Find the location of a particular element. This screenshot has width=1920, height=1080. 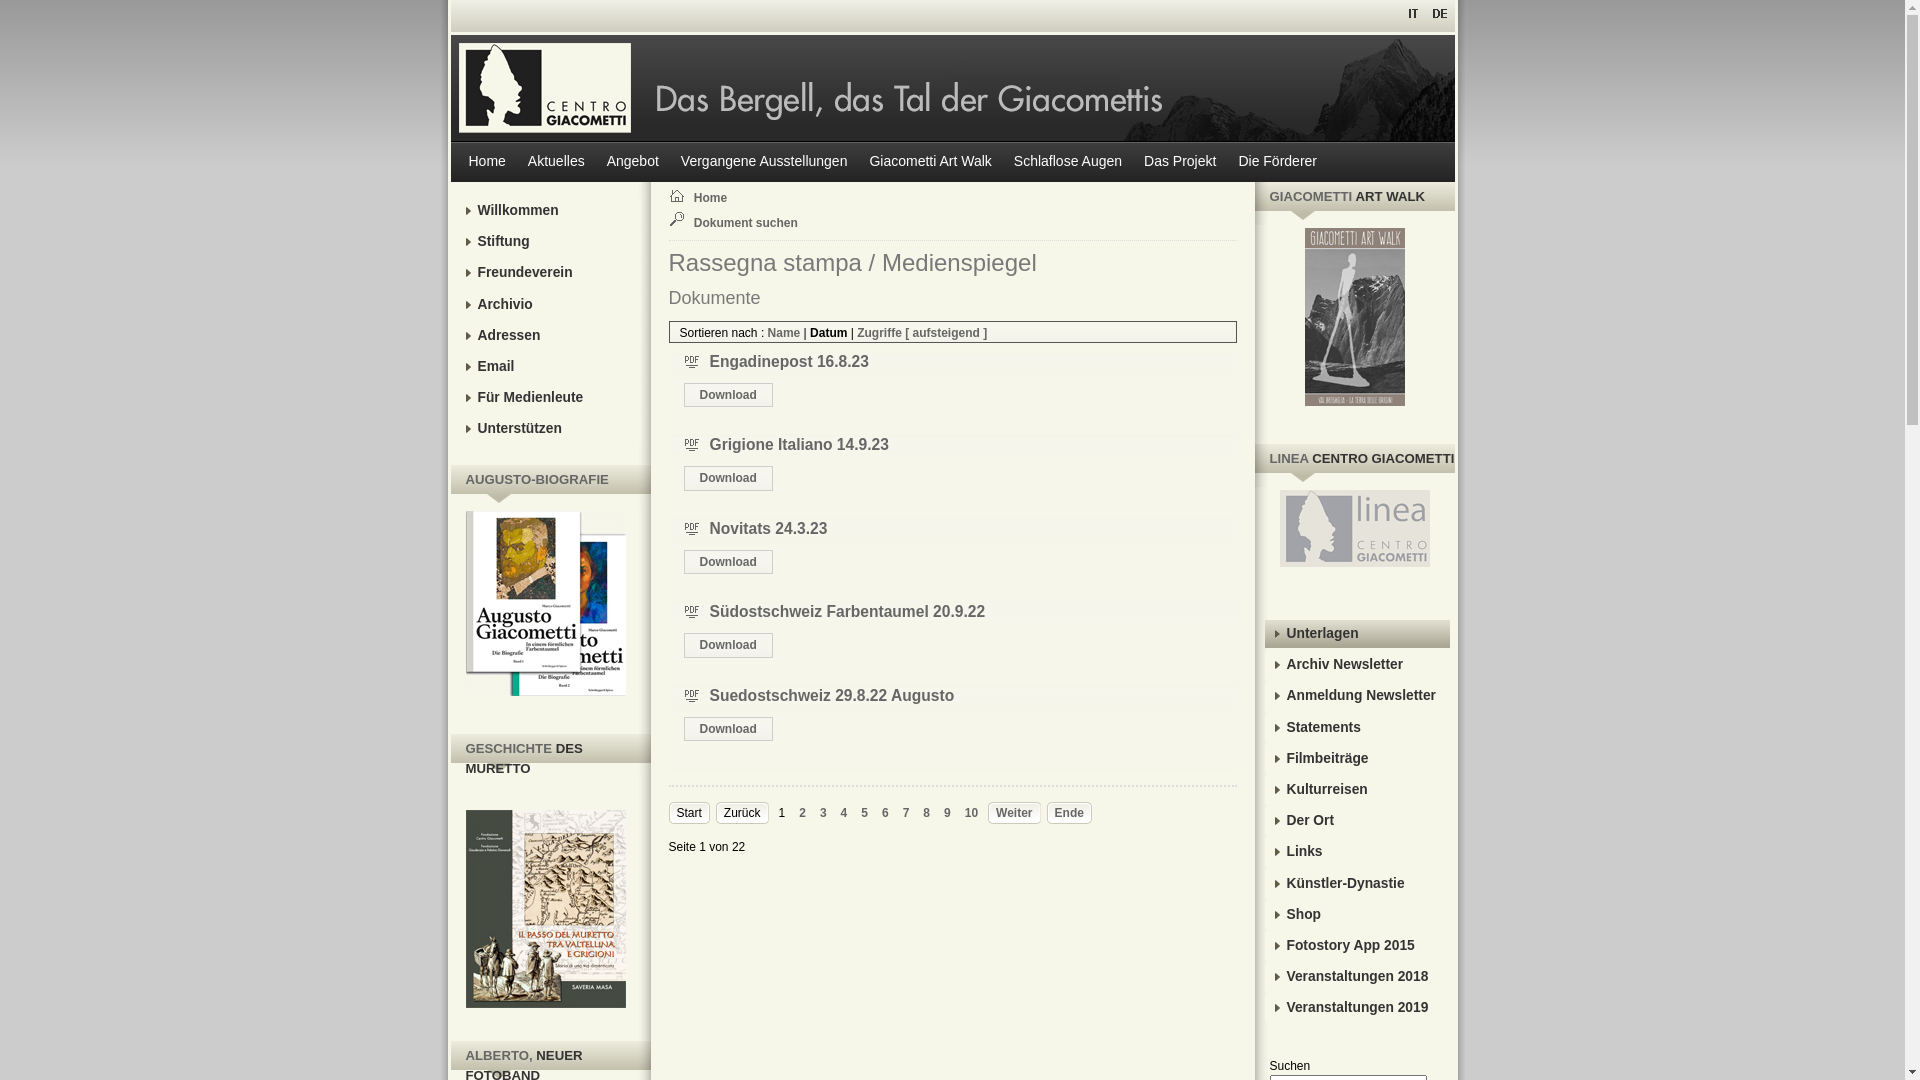

'Aktuelles' is located at coordinates (518, 160).